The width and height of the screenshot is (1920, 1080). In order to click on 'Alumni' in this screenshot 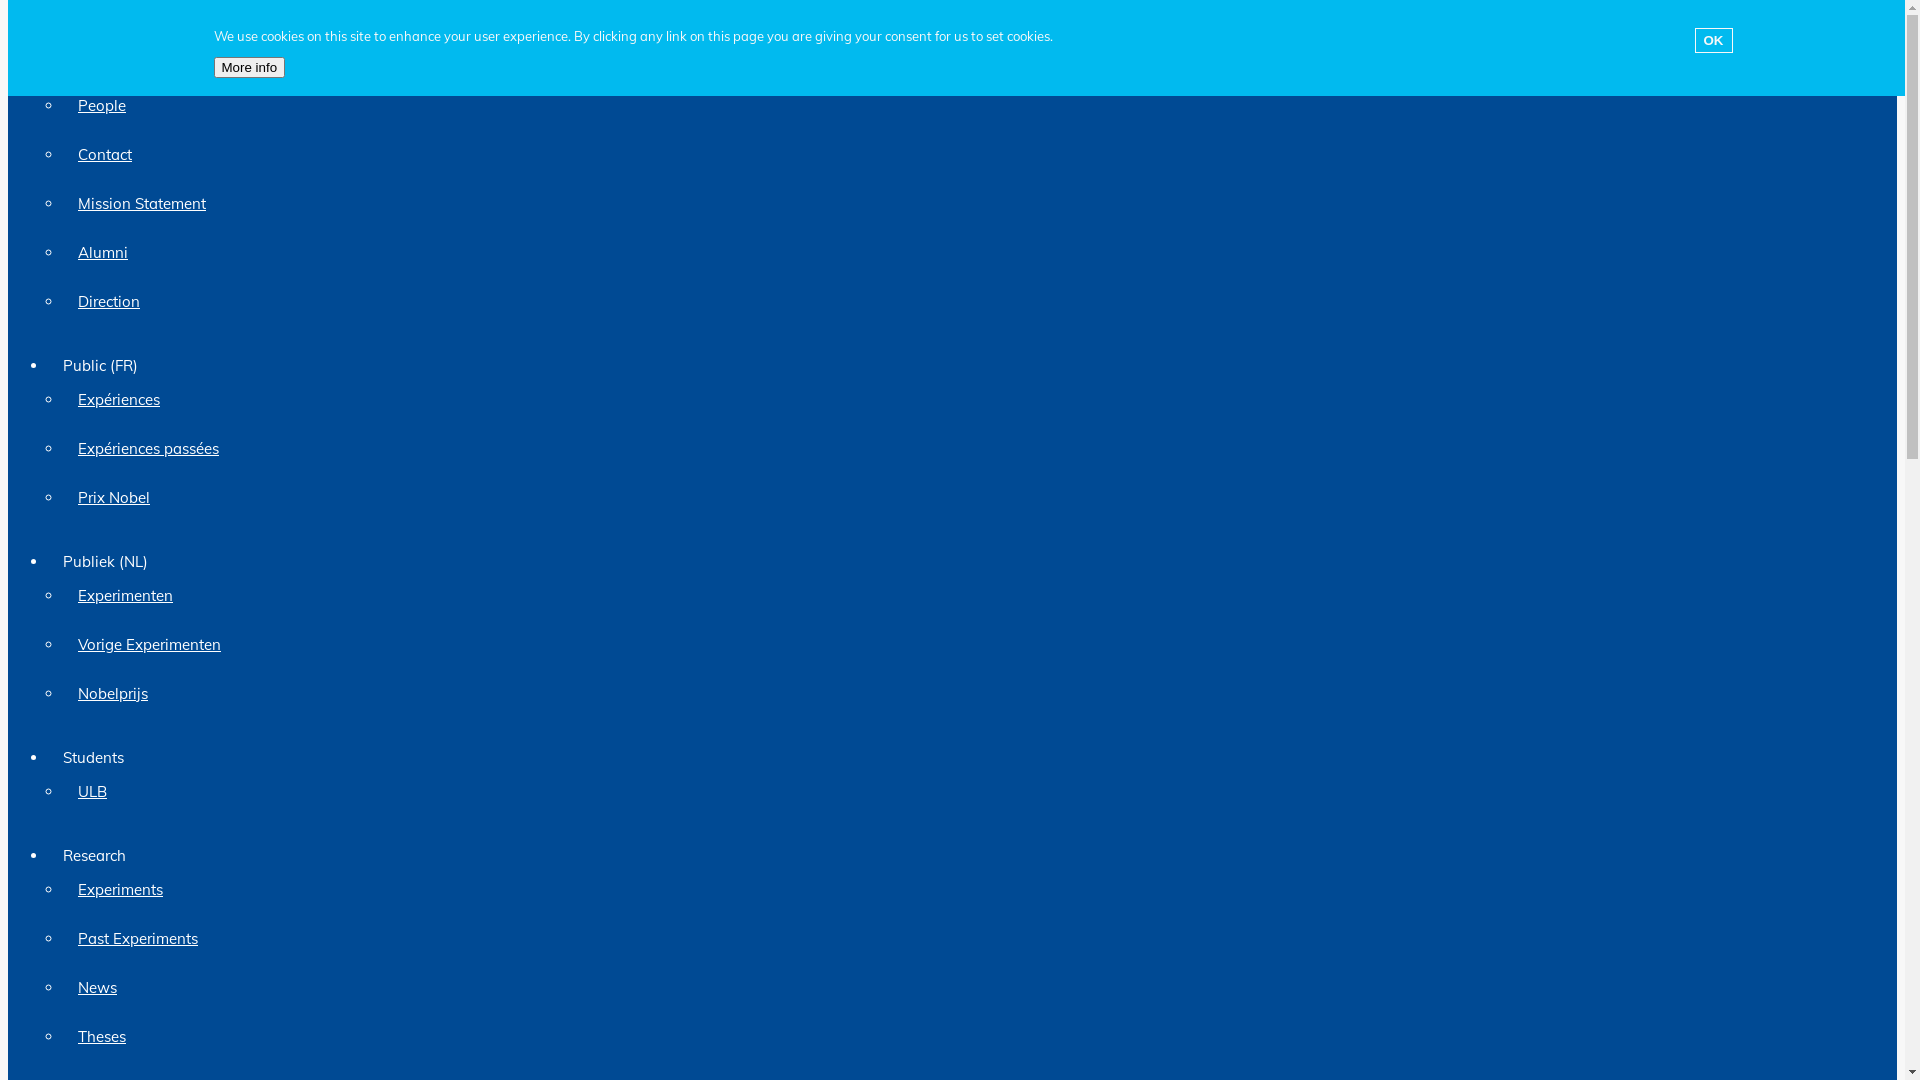, I will do `click(77, 251)`.